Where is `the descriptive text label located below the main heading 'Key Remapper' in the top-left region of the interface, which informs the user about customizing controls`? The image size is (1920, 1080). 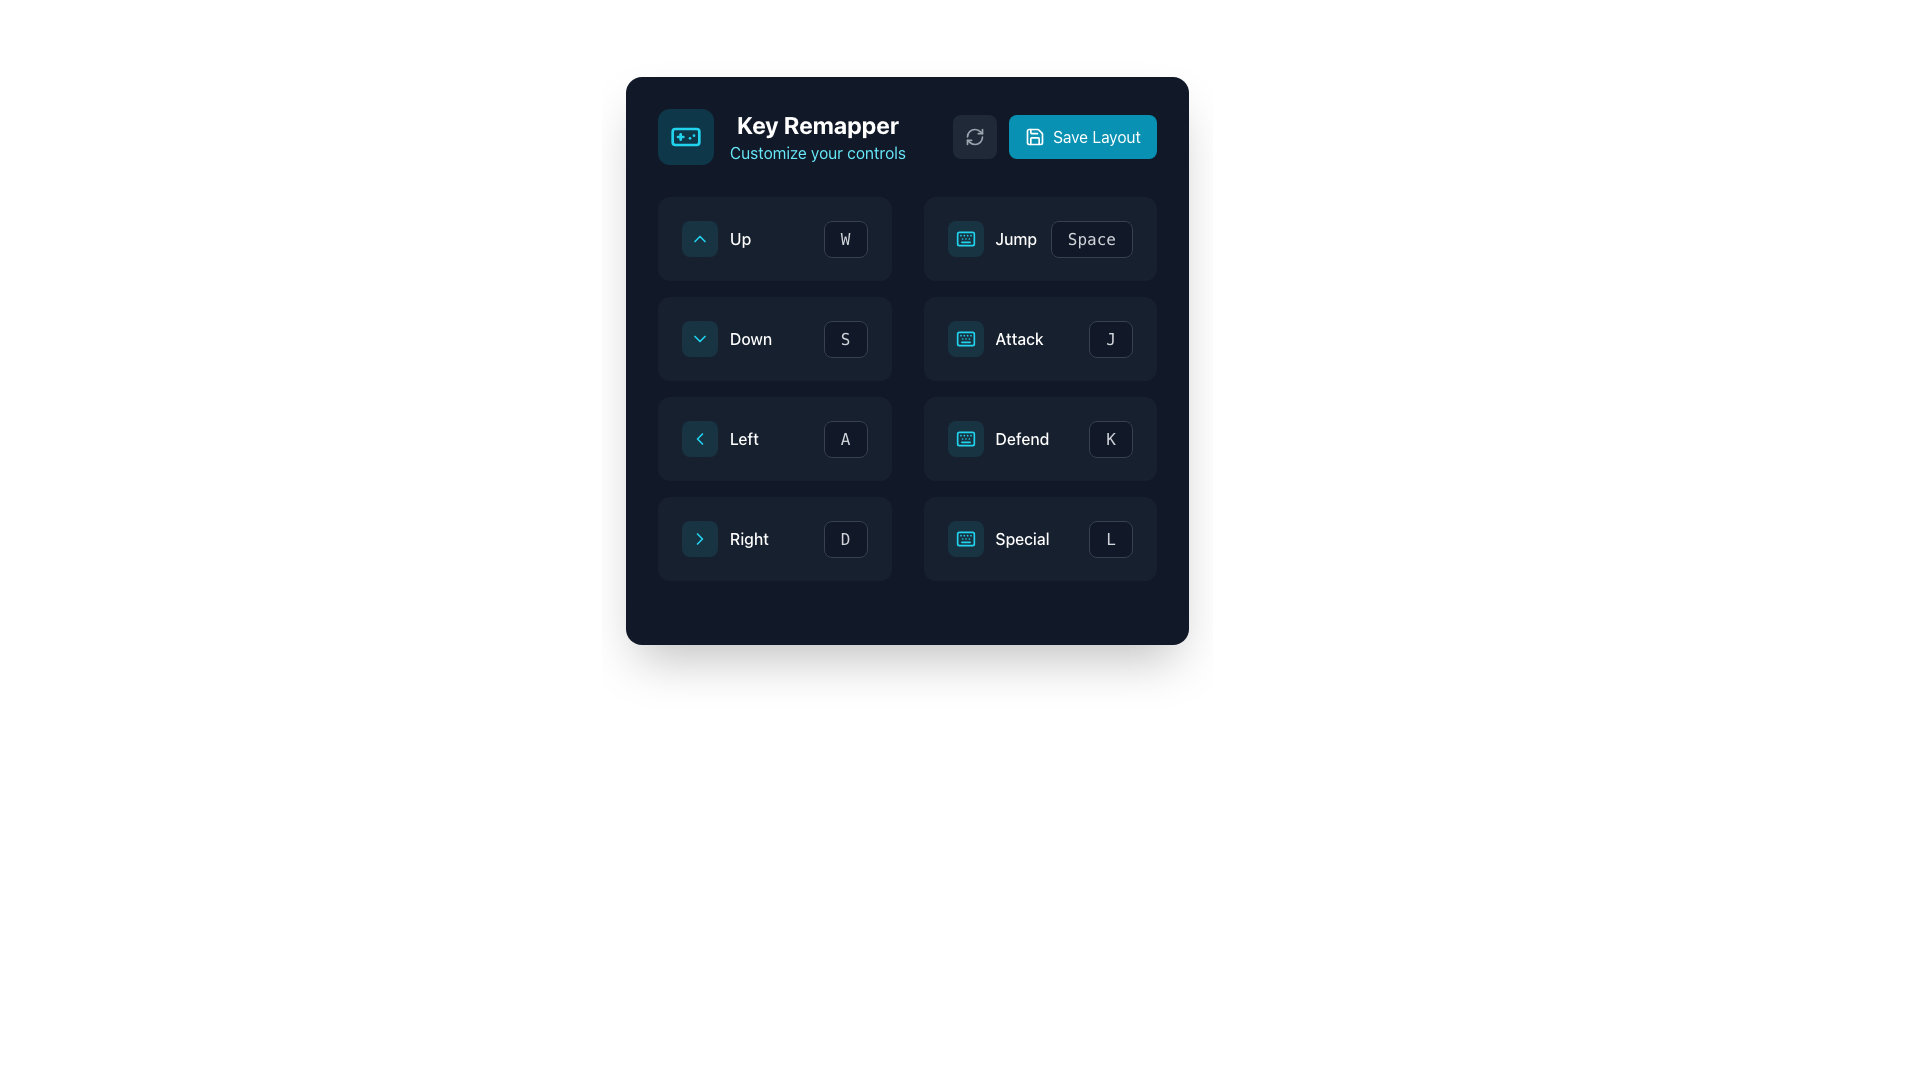
the descriptive text label located below the main heading 'Key Remapper' in the top-left region of the interface, which informs the user about customizing controls is located at coordinates (817, 152).